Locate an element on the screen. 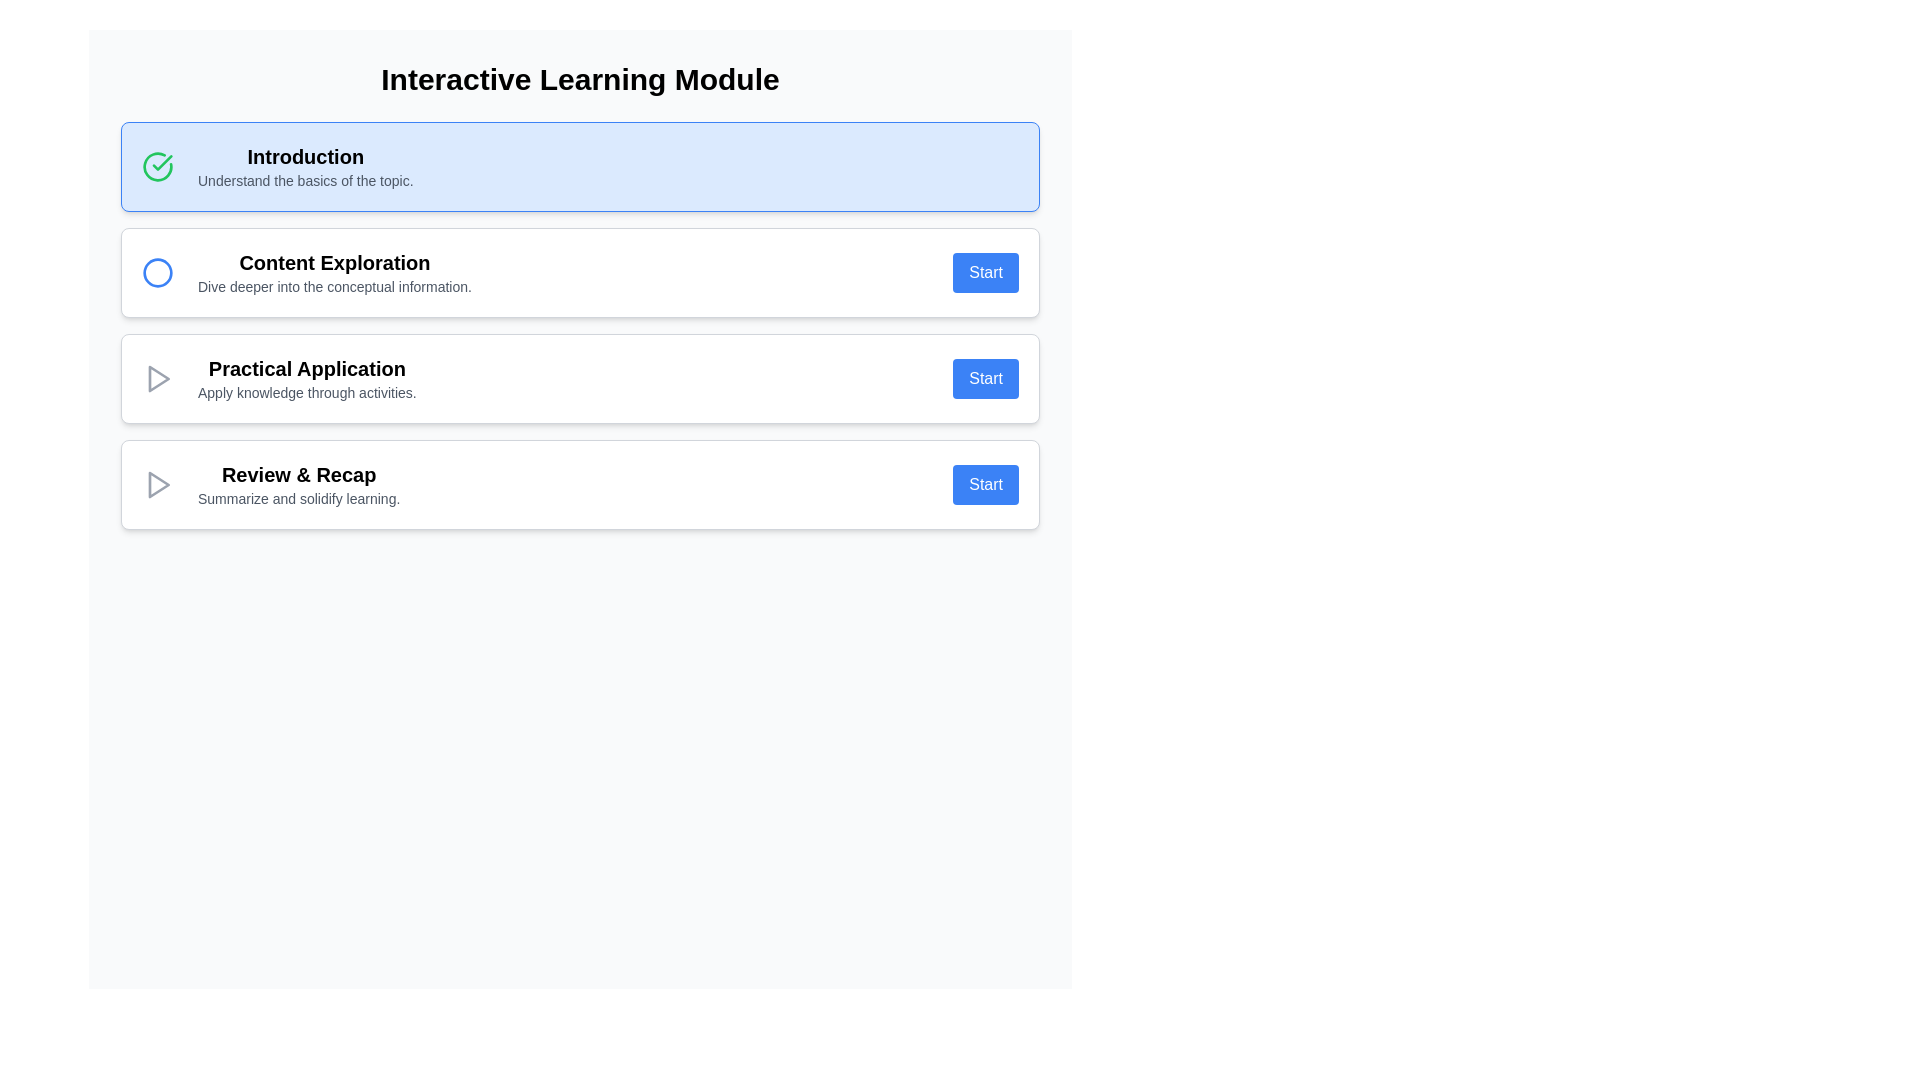  the bold and large static text element reading 'Review & Recap', which is located in the fourth section of the module list, adjacent to the play icon is located at coordinates (298, 474).